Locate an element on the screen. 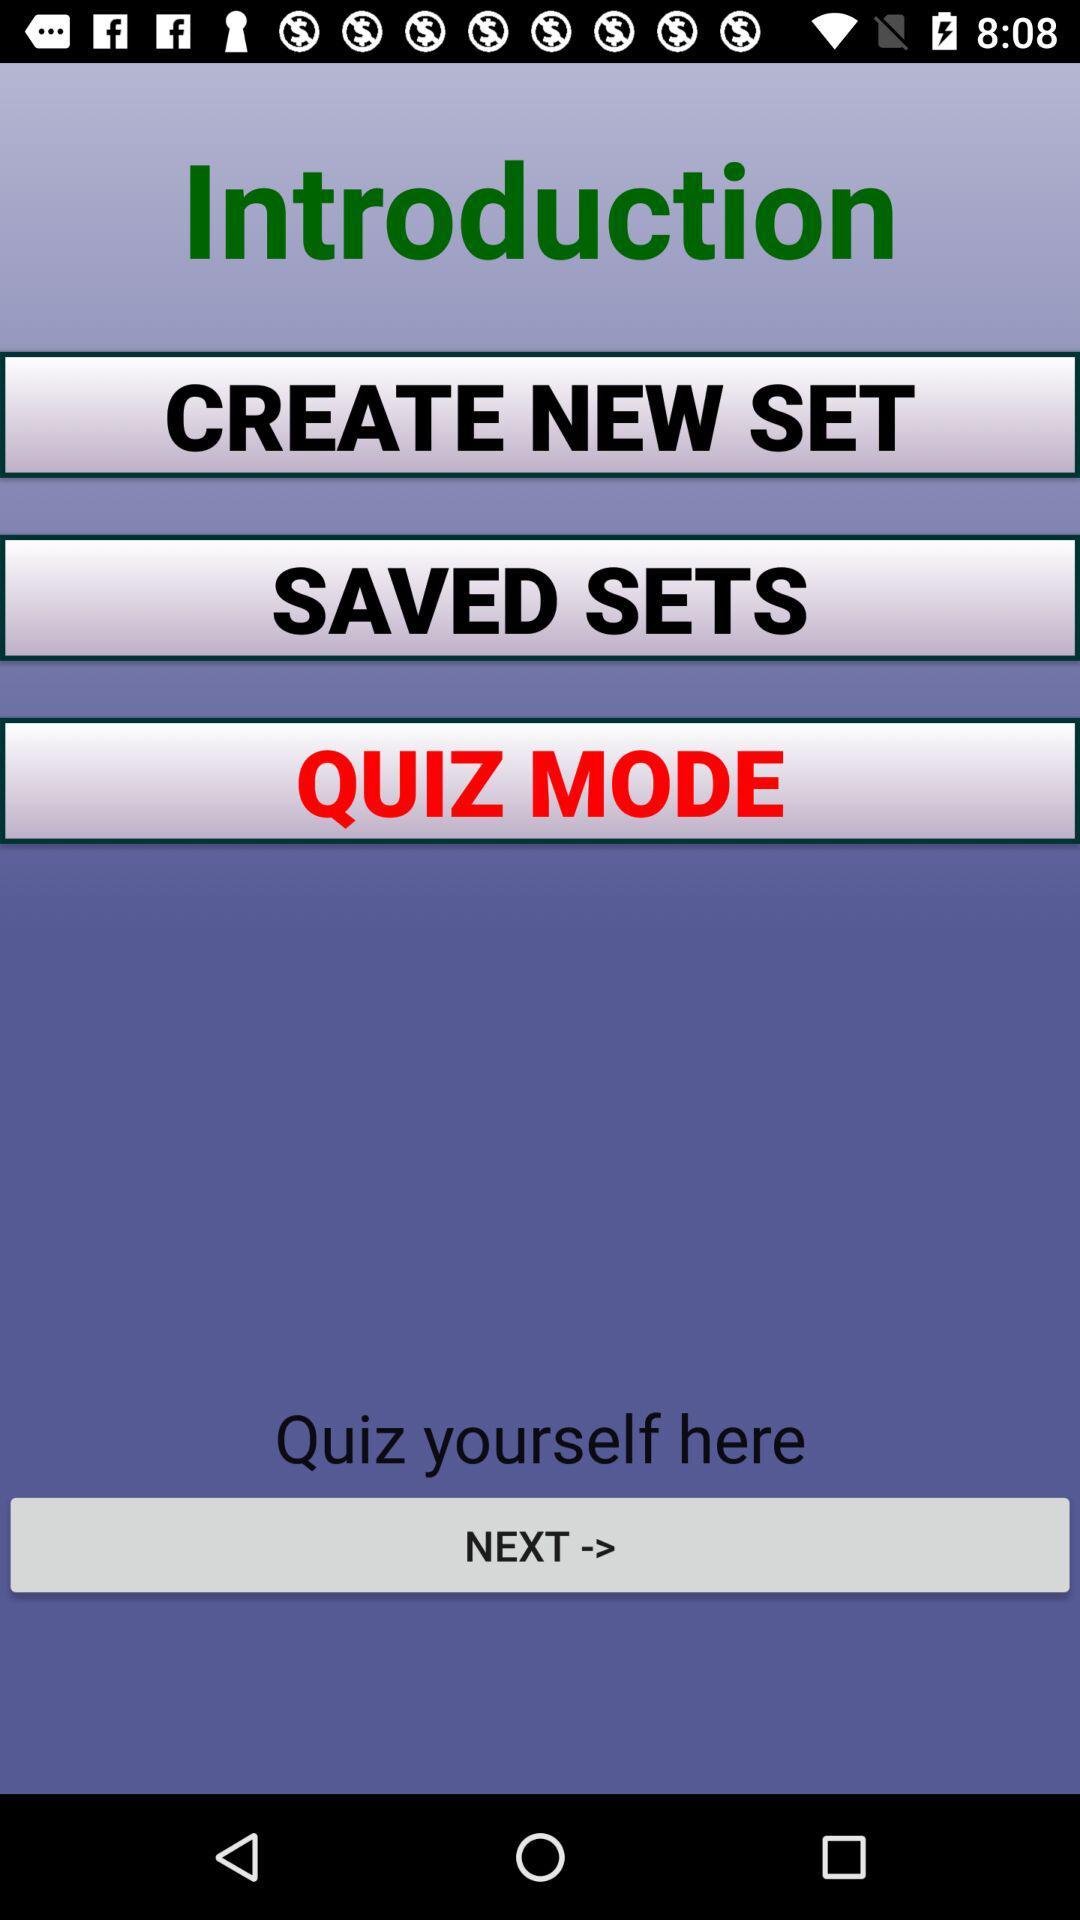  next -> item is located at coordinates (540, 1544).